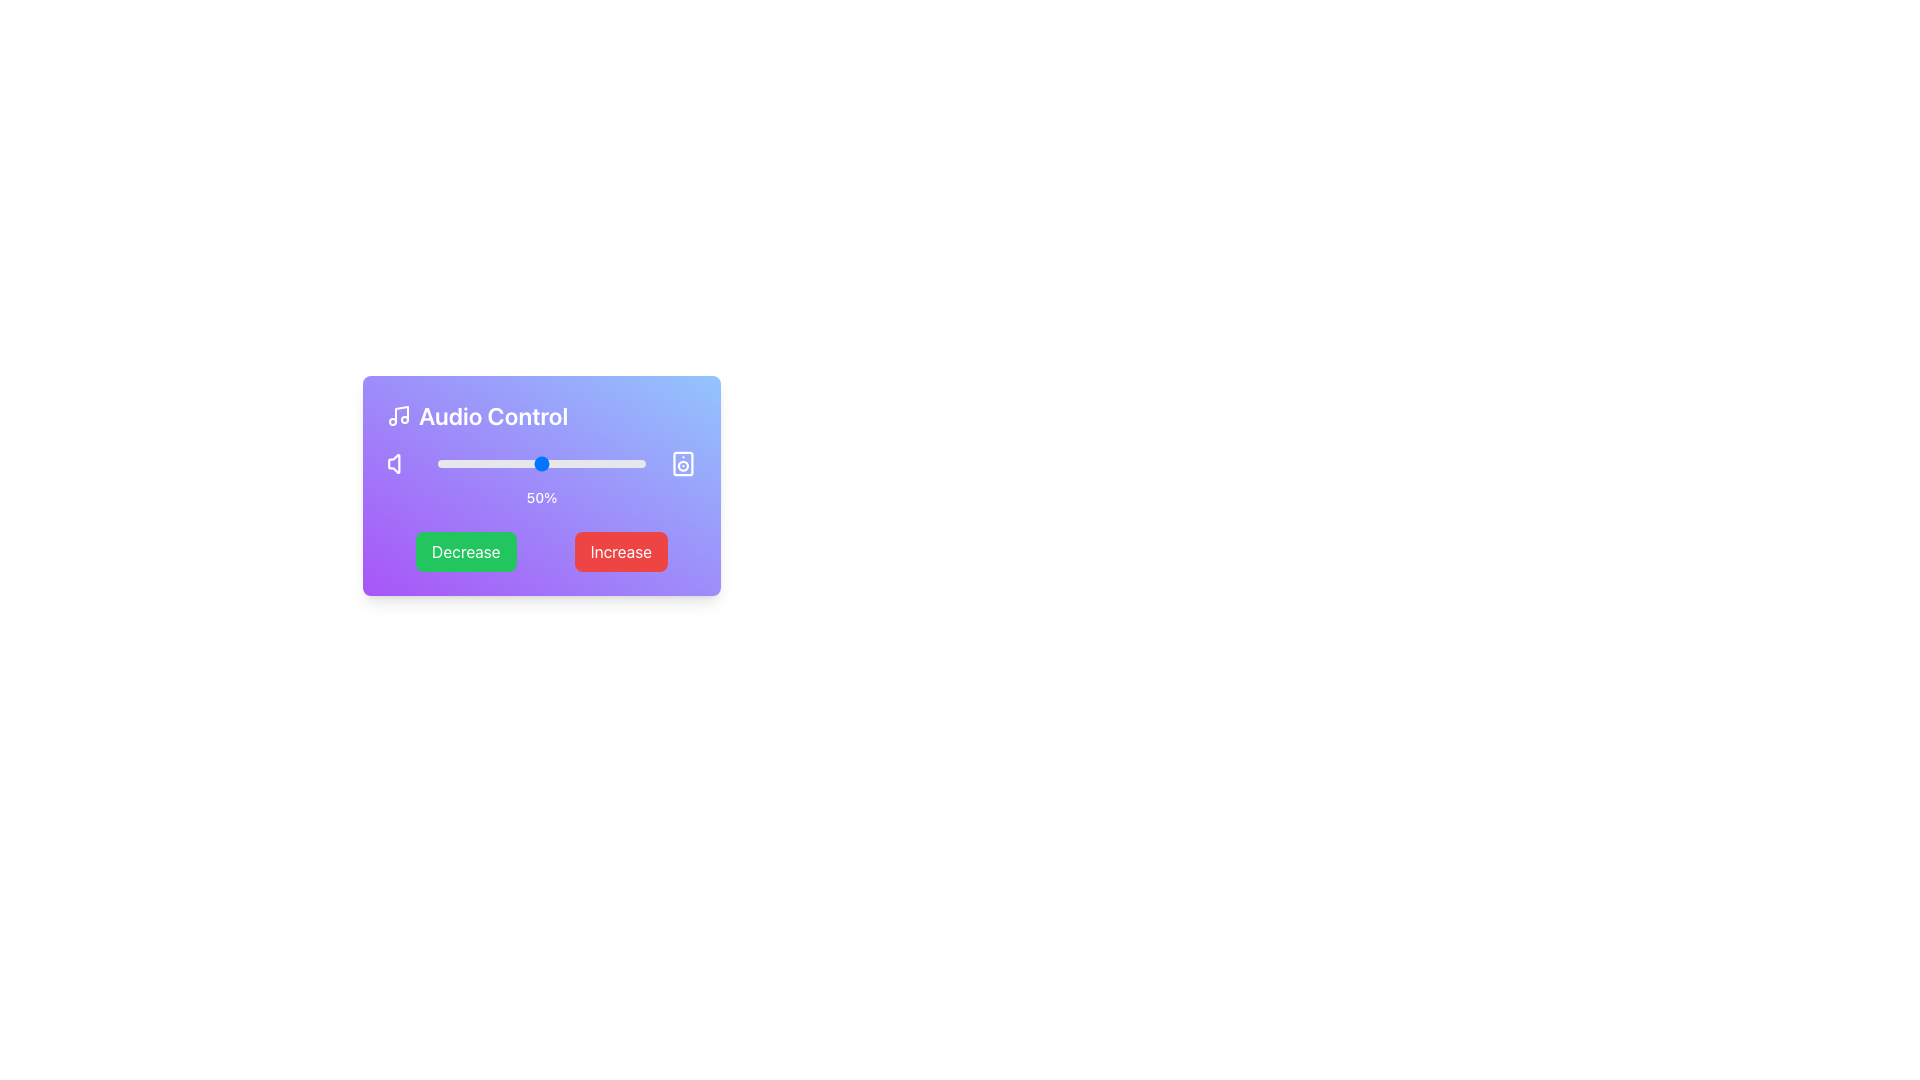 Image resolution: width=1920 pixels, height=1080 pixels. Describe the element at coordinates (398, 415) in the screenshot. I see `the music-related icon in the title bar labeled 'Audio Control', which is styled in white and is the first element to the left of the text 'Audio Control'` at that location.